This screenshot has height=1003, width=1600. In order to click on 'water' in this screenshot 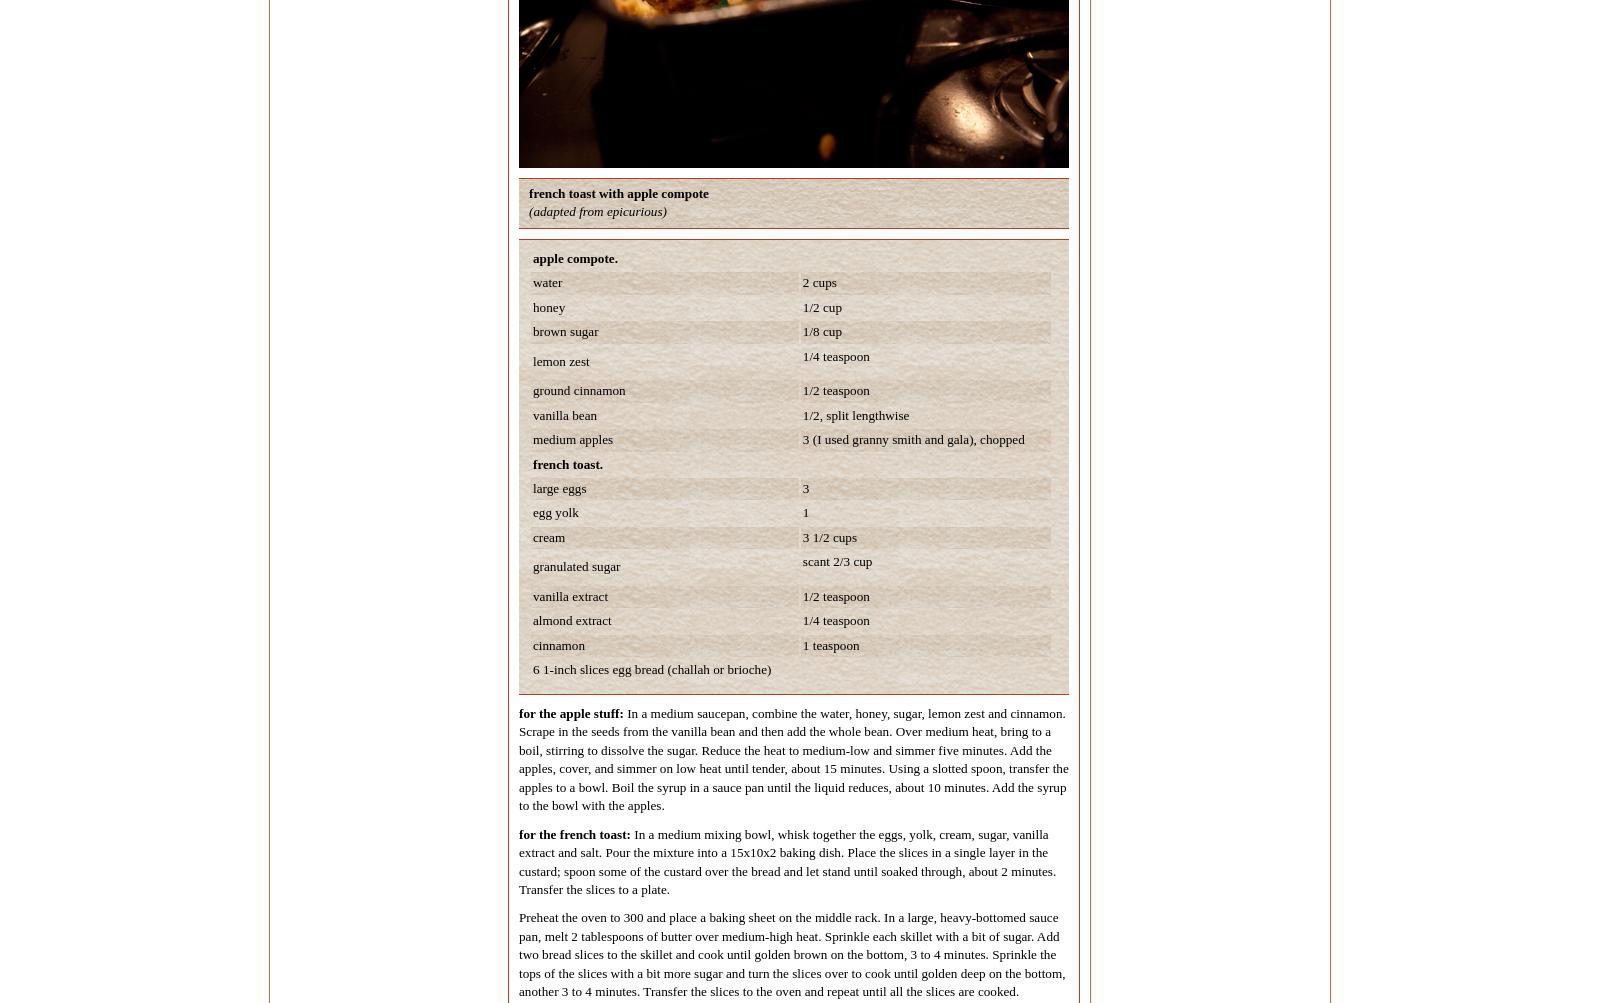, I will do `click(546, 282)`.